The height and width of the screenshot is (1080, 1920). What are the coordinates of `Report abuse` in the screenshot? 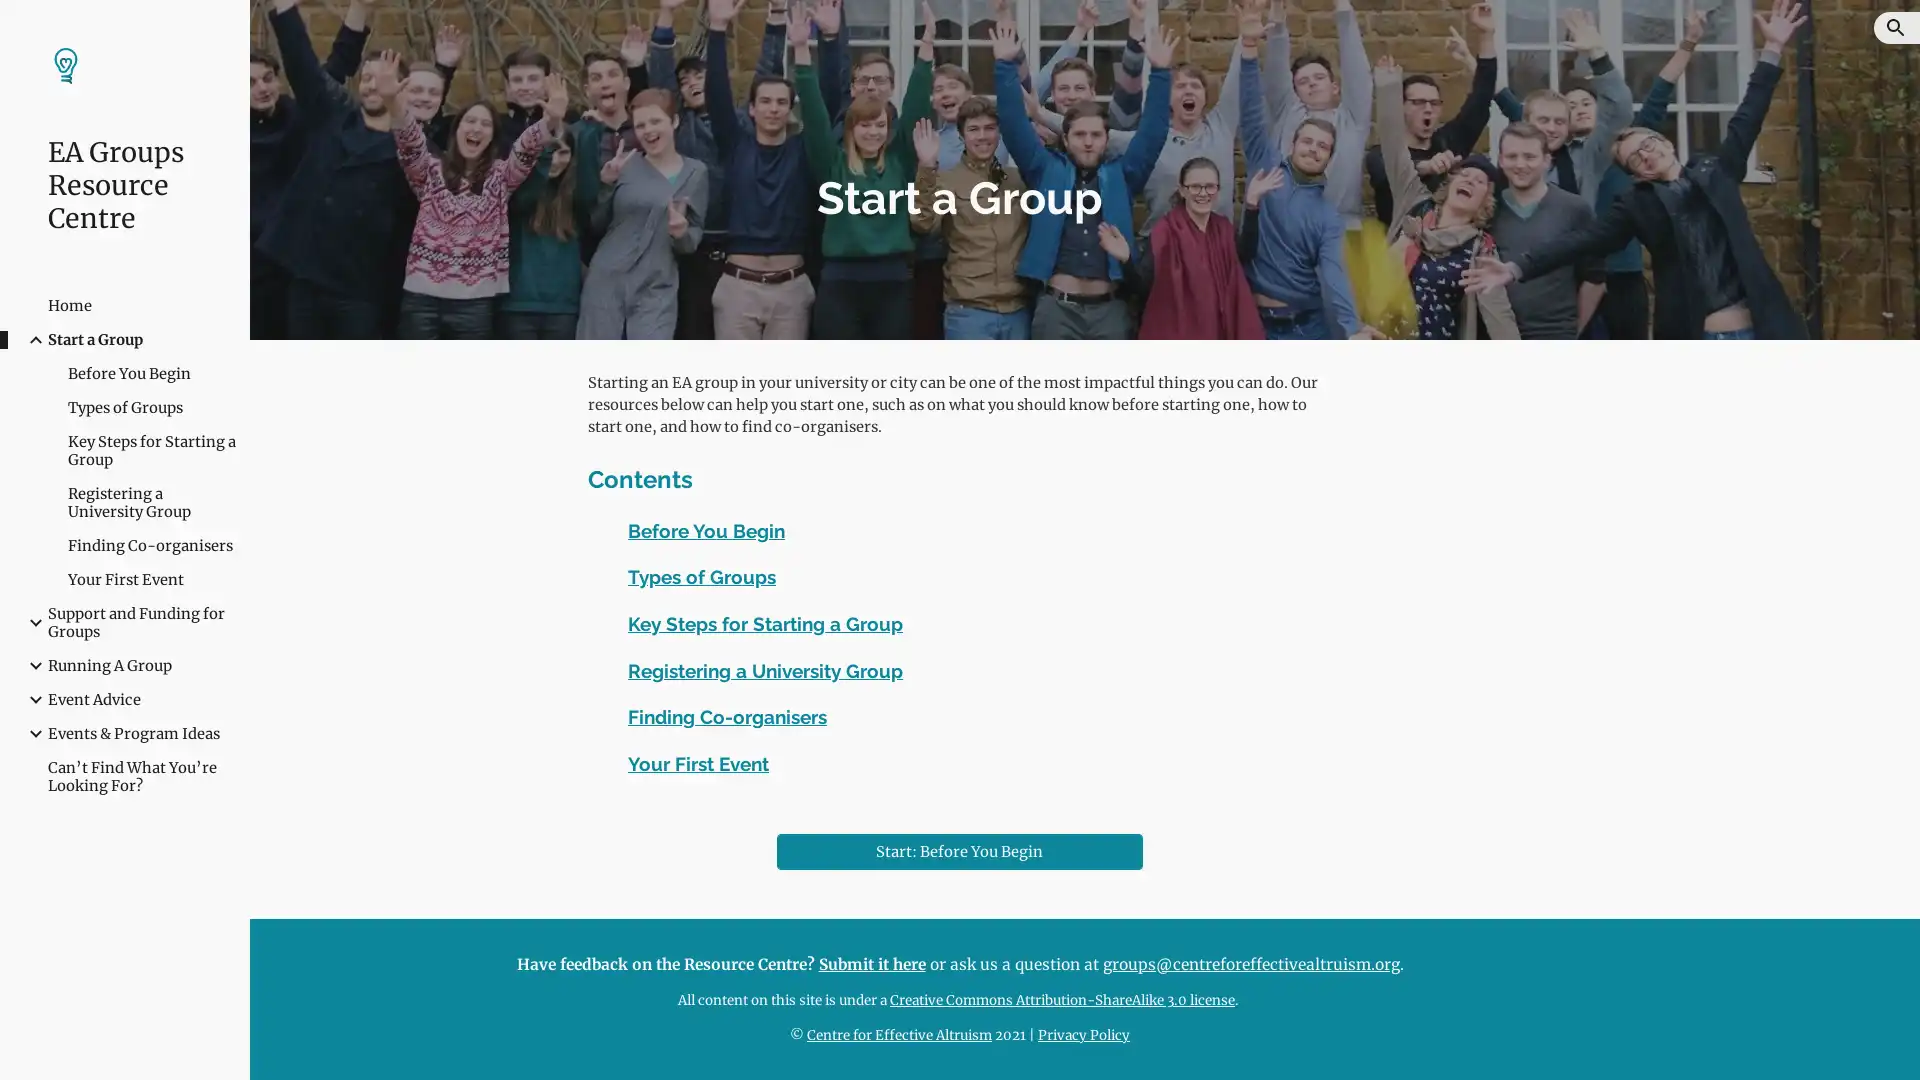 It's located at (406, 1044).